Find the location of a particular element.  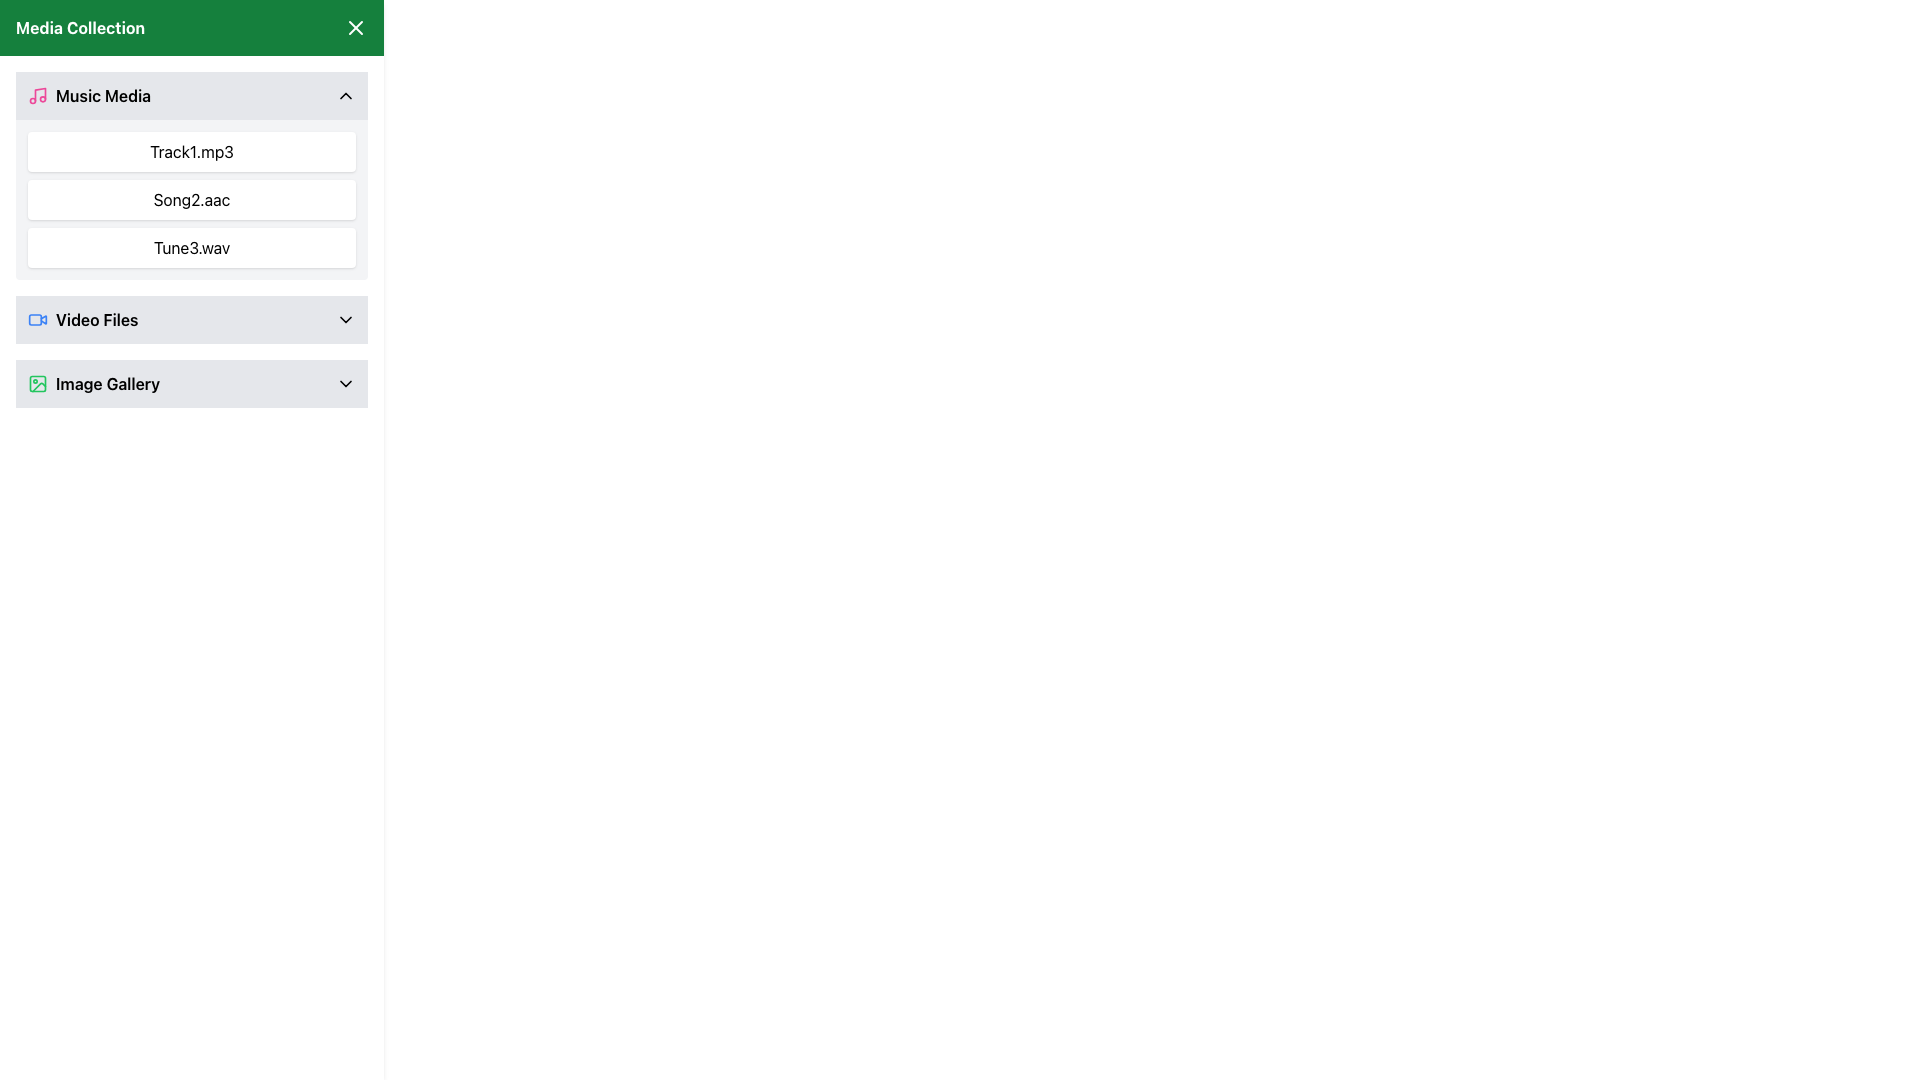

the green icon representing an image depiction, which is positioned to the left of the 'Image Gallery' text in the Media Collection panel is located at coordinates (38, 384).